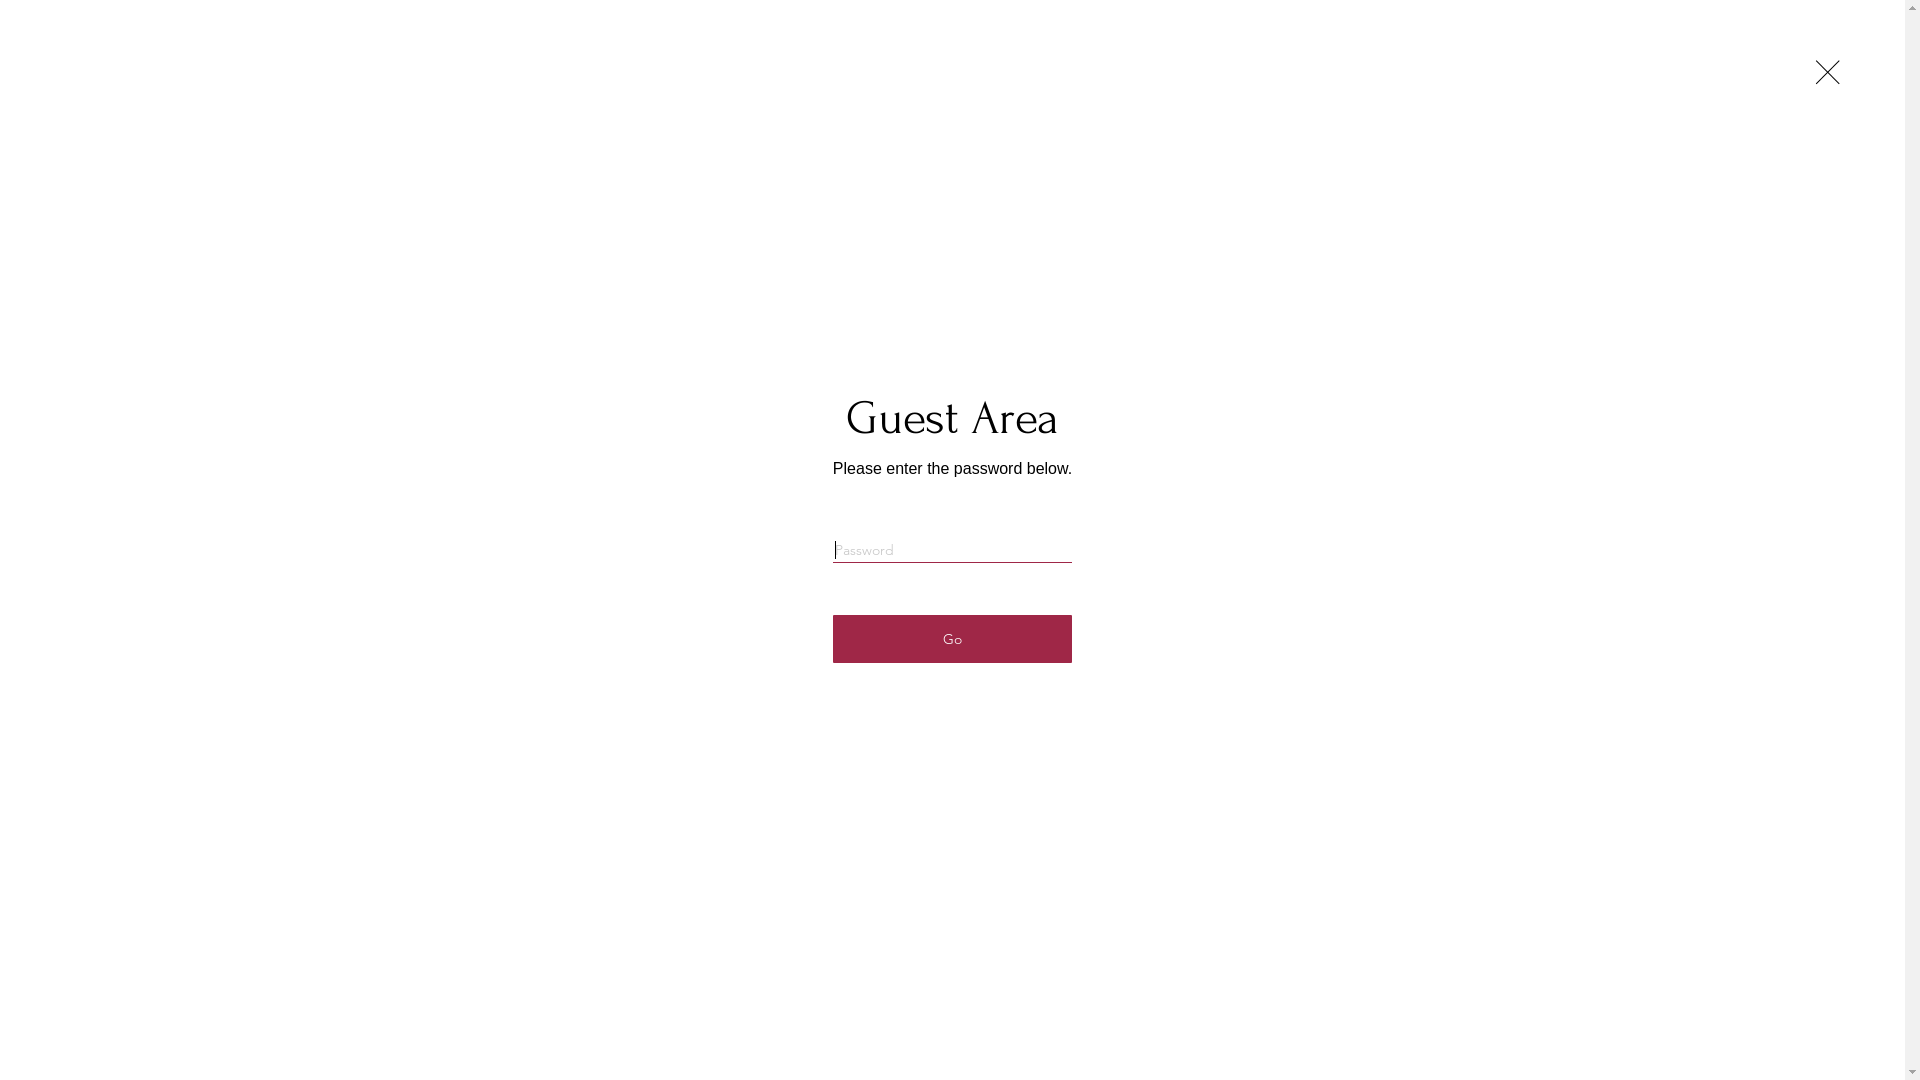  I want to click on 'Go', so click(951, 639).